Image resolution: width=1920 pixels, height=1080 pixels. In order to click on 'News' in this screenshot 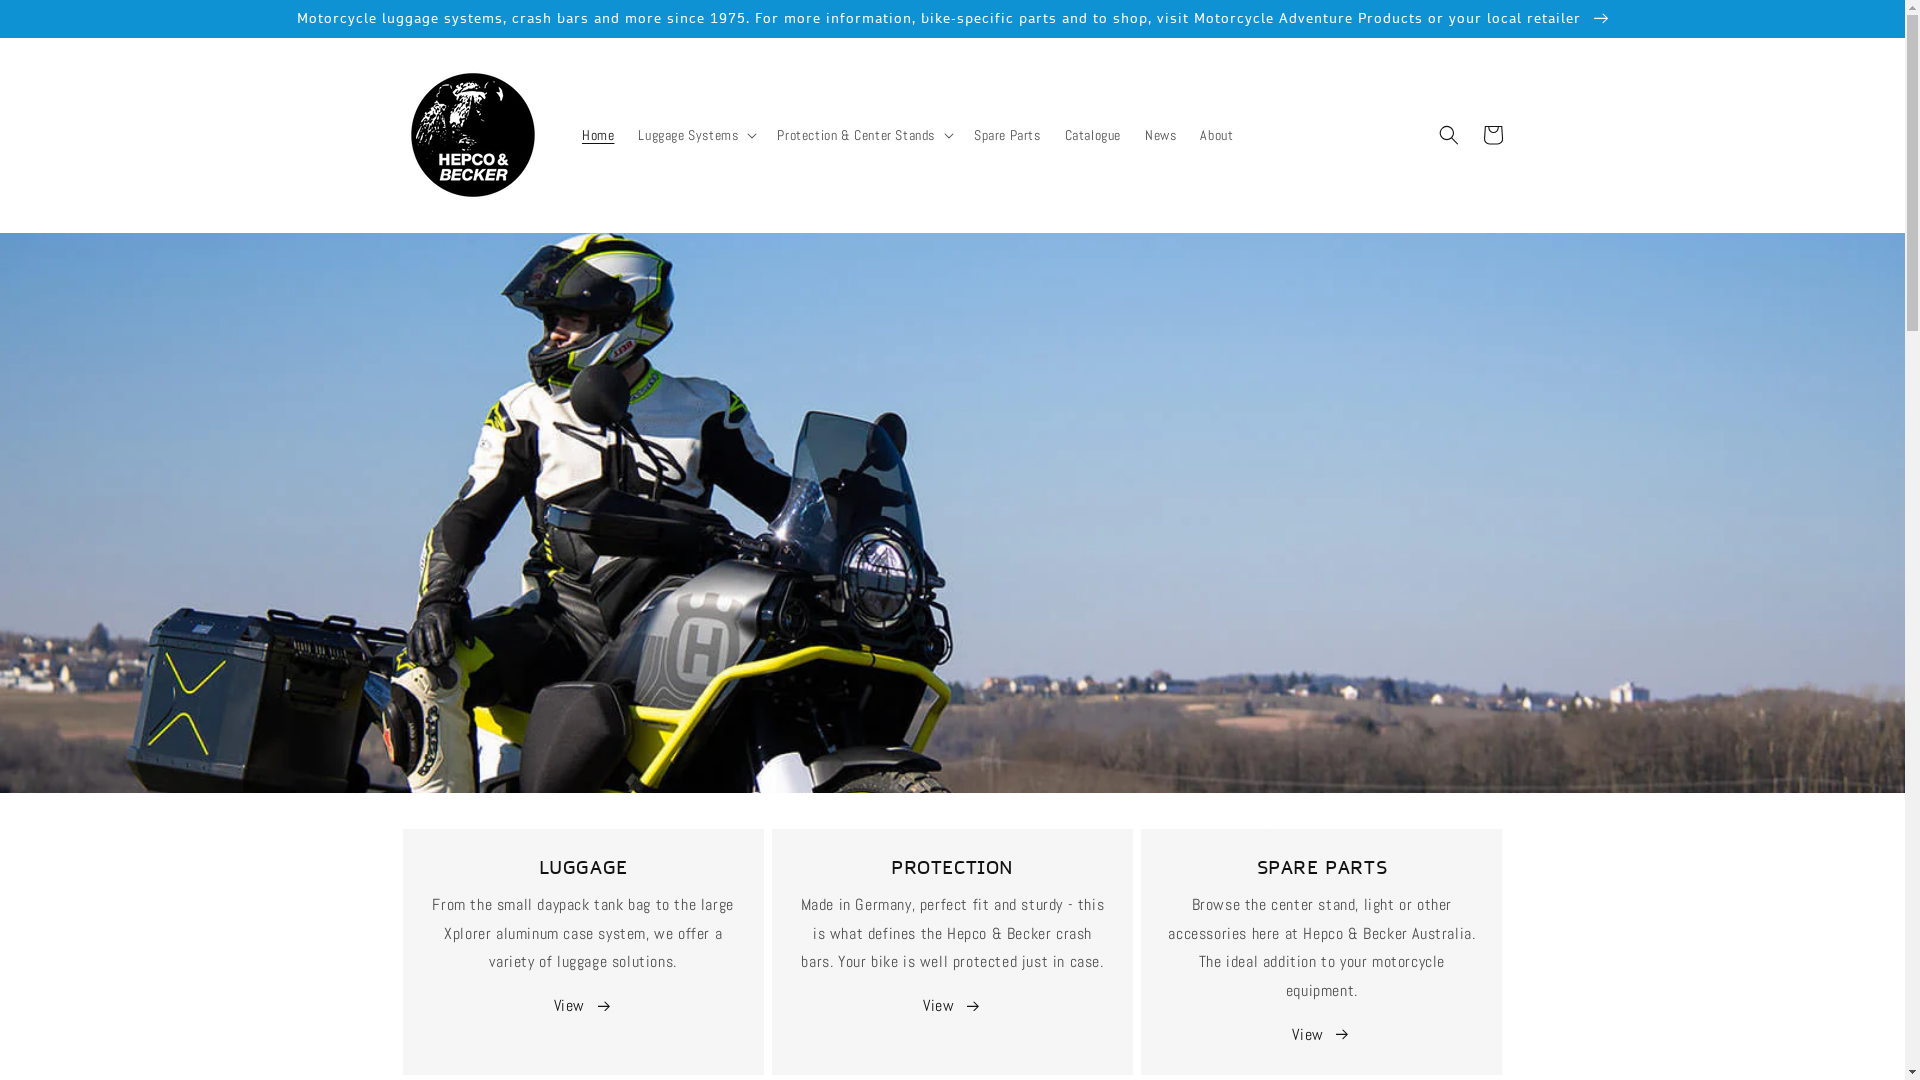, I will do `click(1160, 135)`.